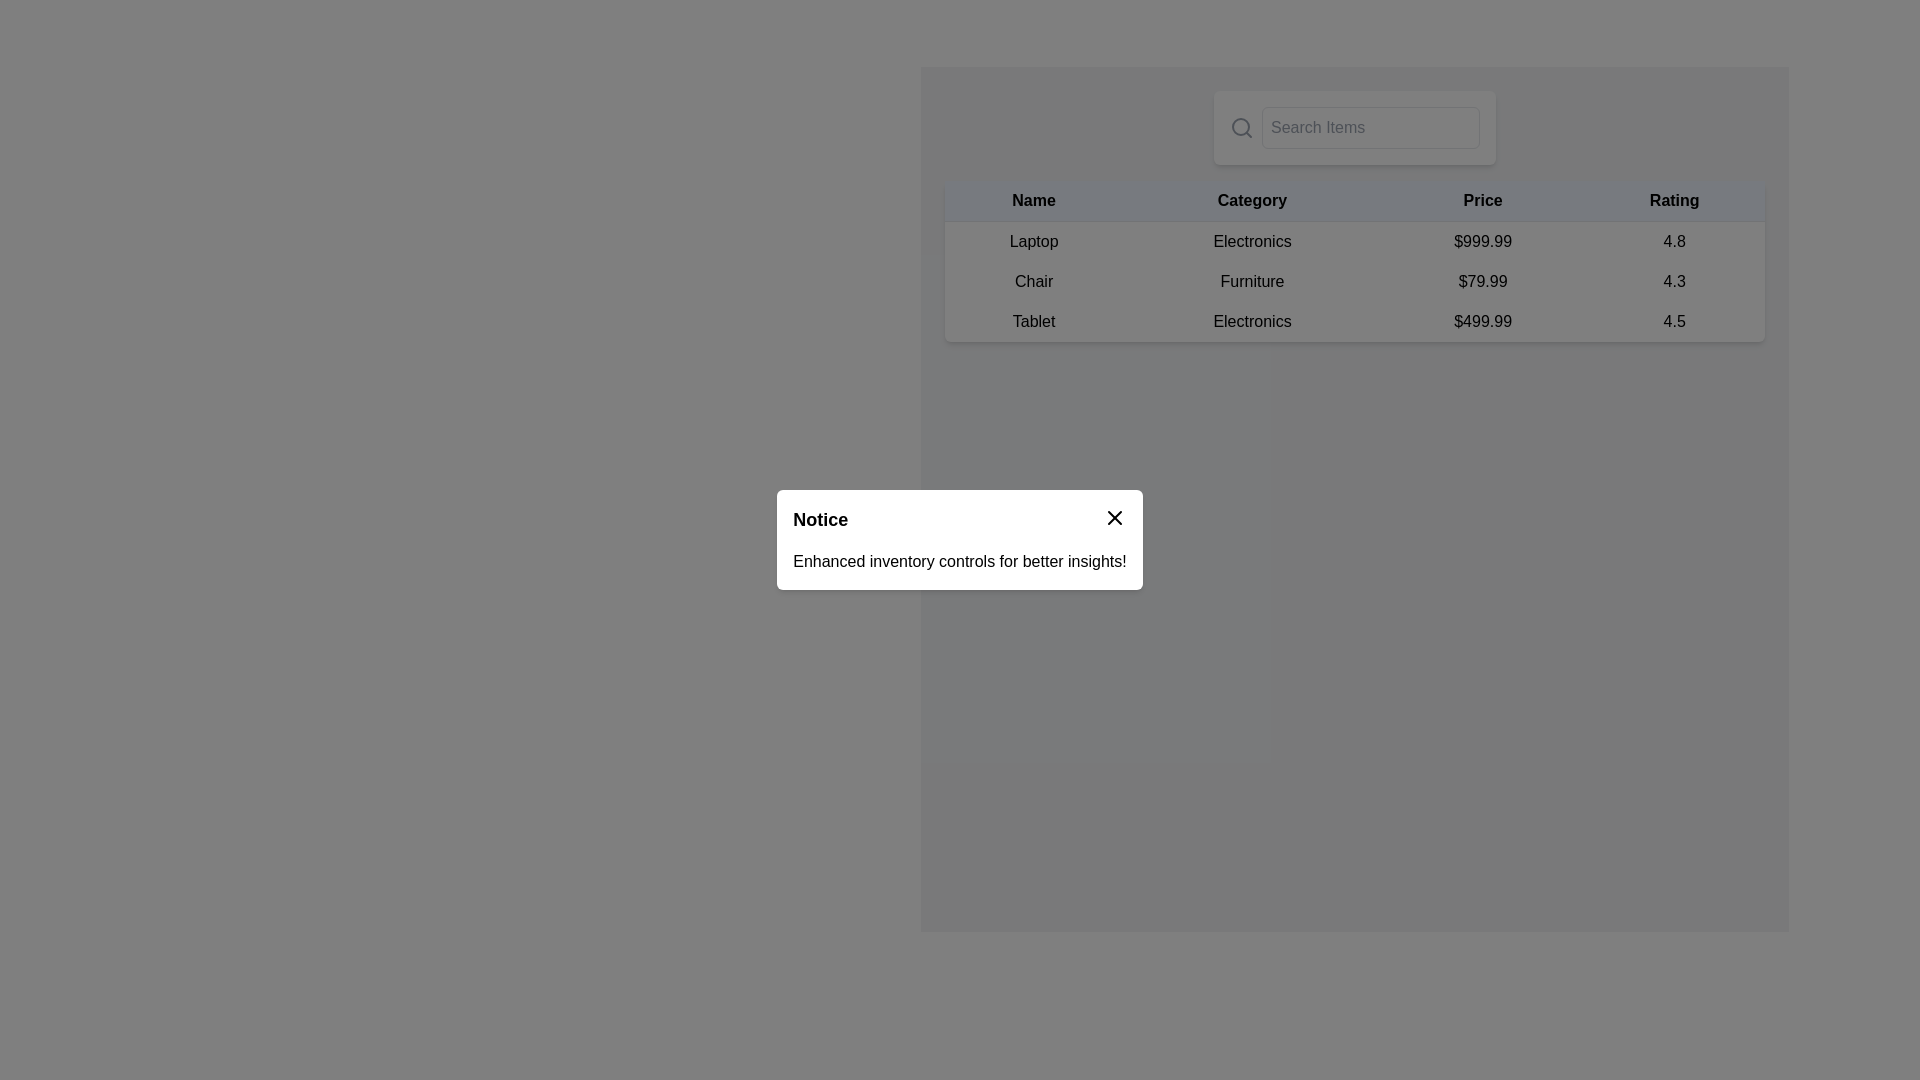  I want to click on the static text label indicating the 'Electronics' category, which is the second cell under the 'Category' column in the row that starts with the item 'Laptop', so click(1251, 240).